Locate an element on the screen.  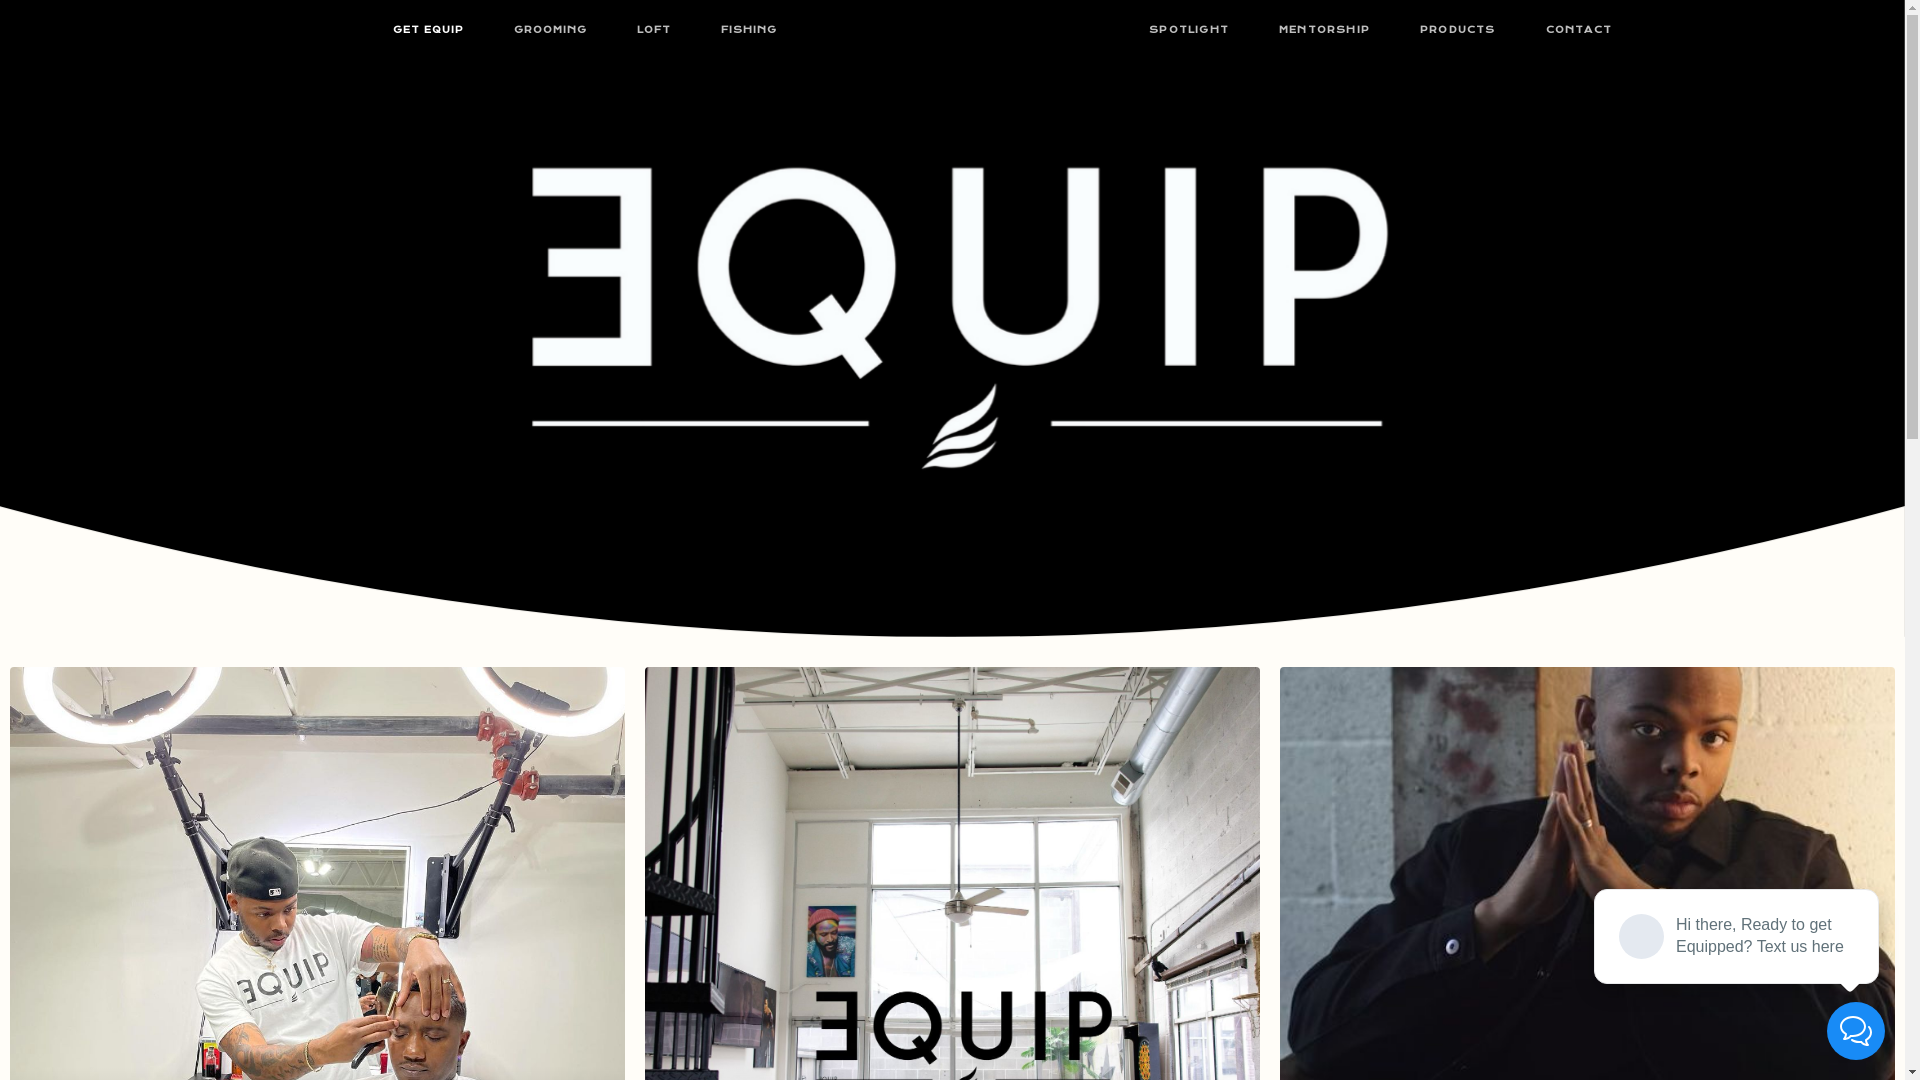
'Spotlight' is located at coordinates (1107, 663).